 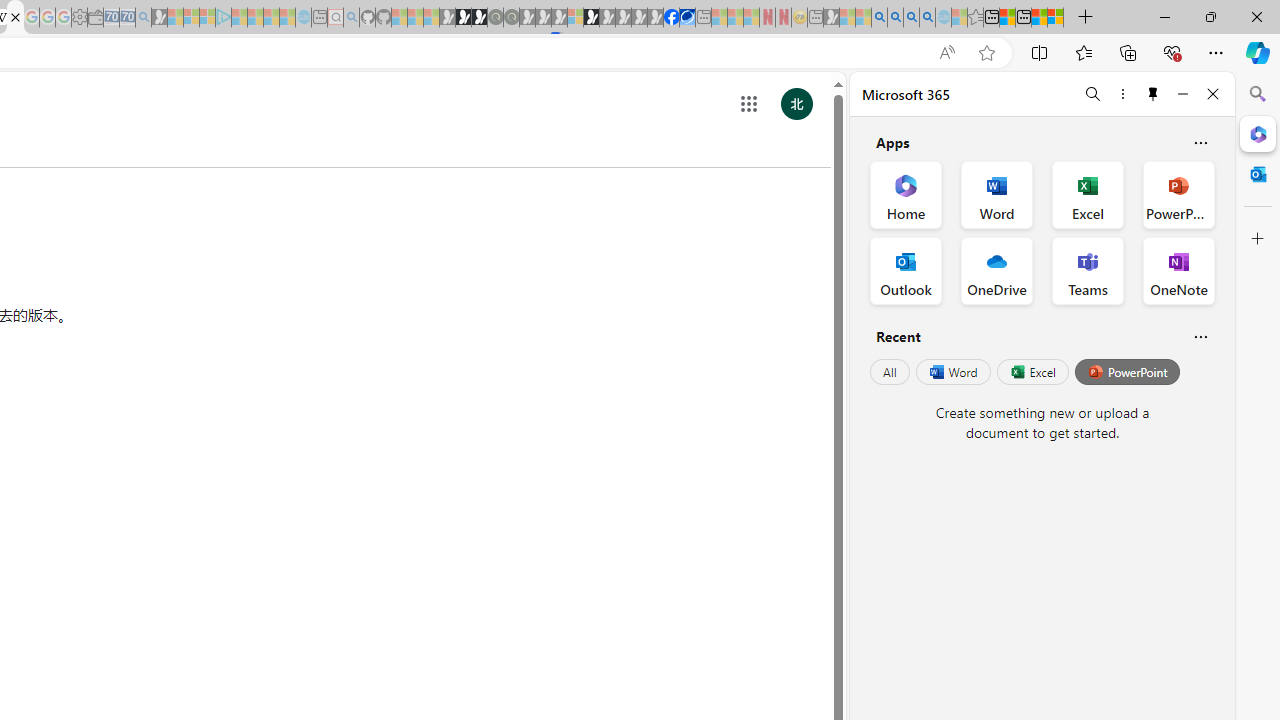 I want to click on 'All', so click(x=889, y=372).